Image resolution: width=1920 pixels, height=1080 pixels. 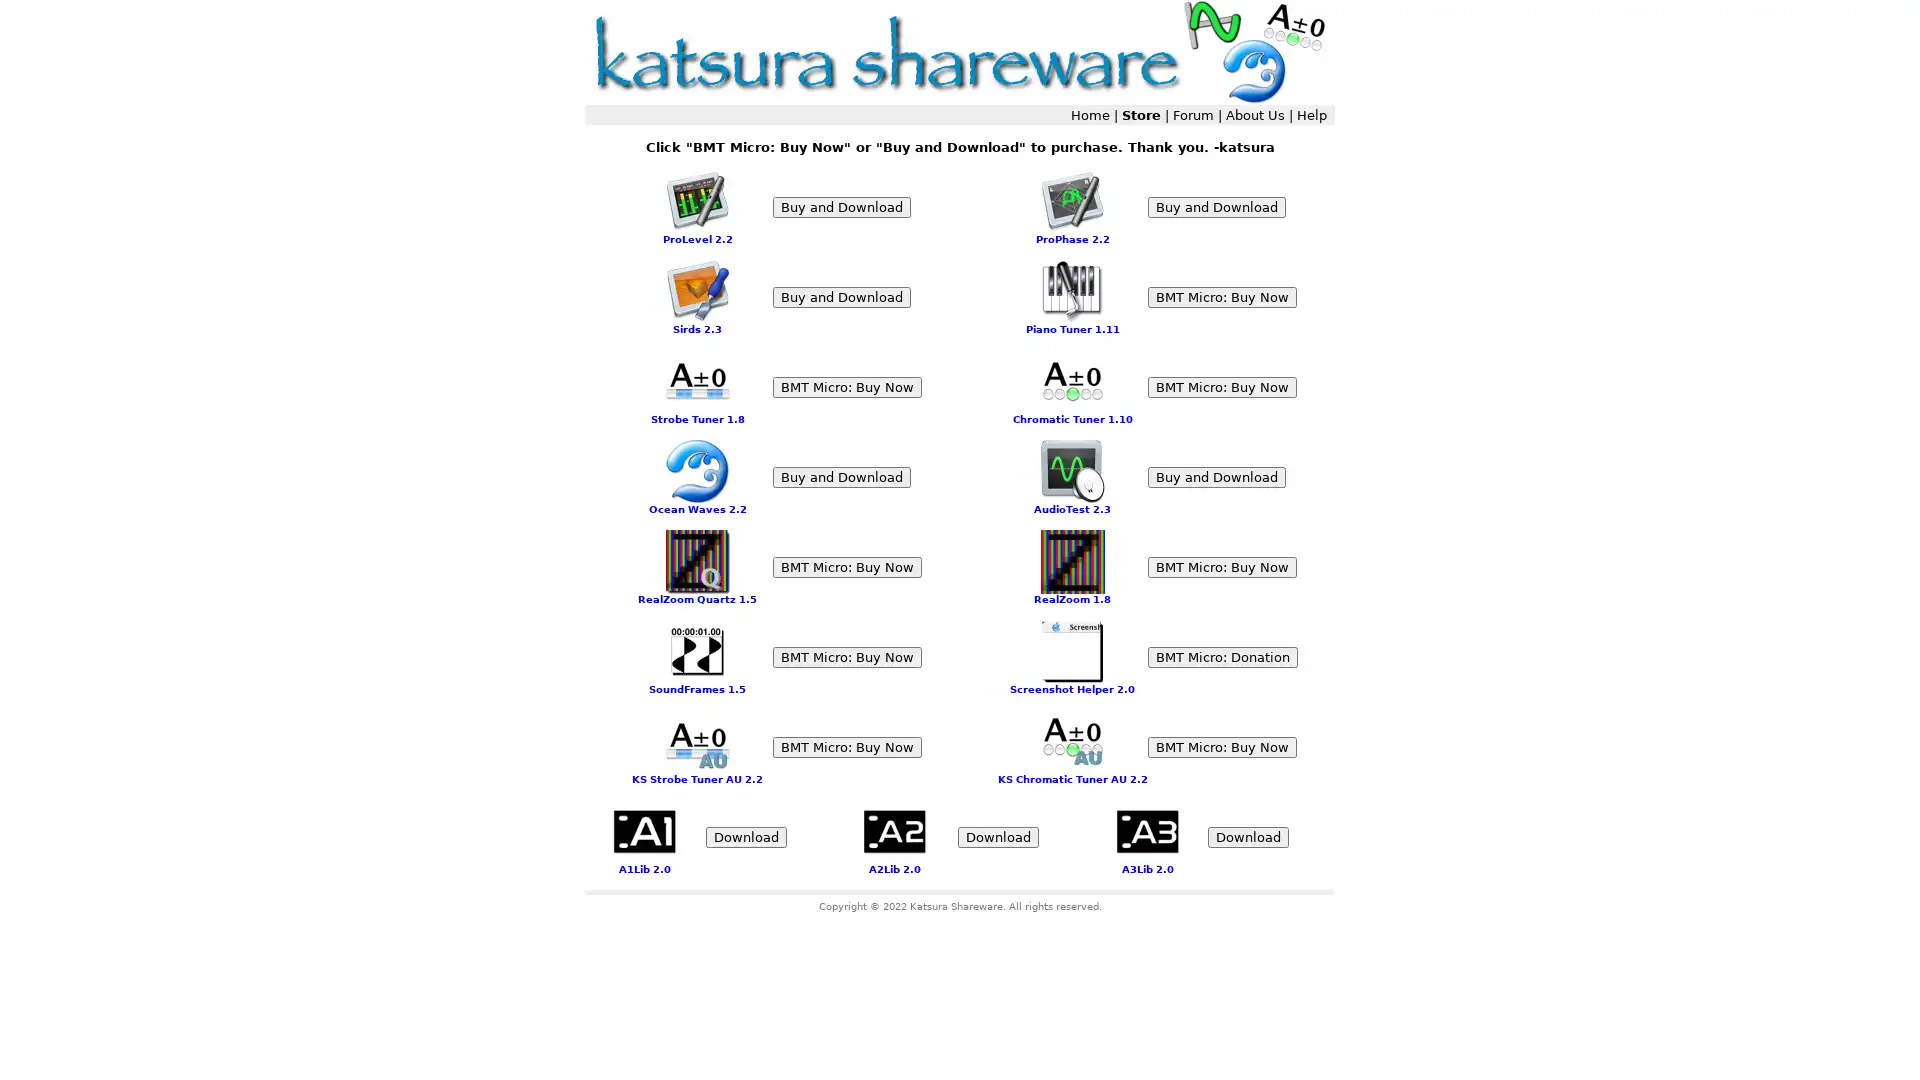 I want to click on Download, so click(x=1247, y=837).